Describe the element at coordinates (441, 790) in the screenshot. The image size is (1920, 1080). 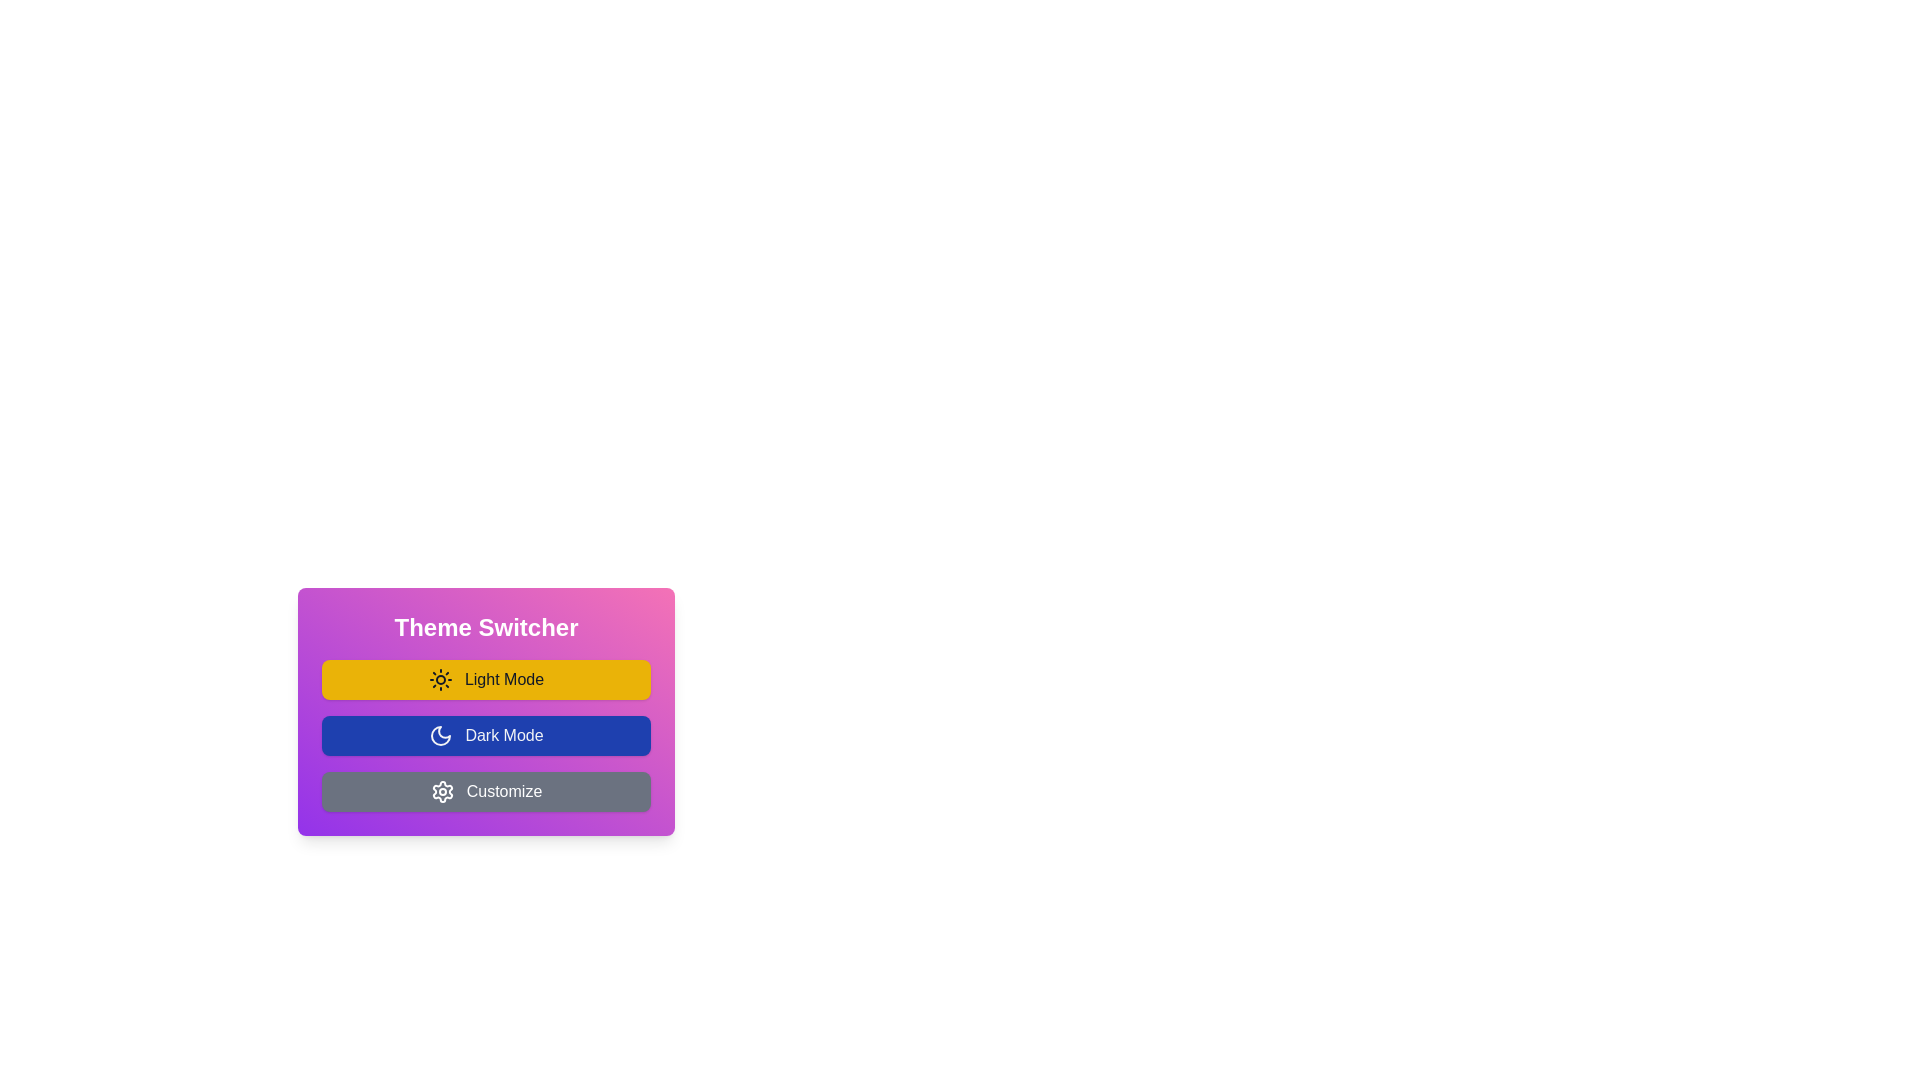
I see `the customization icon located in the bottom row of the theme selector, positioned to the left of the 'Customize' label` at that location.